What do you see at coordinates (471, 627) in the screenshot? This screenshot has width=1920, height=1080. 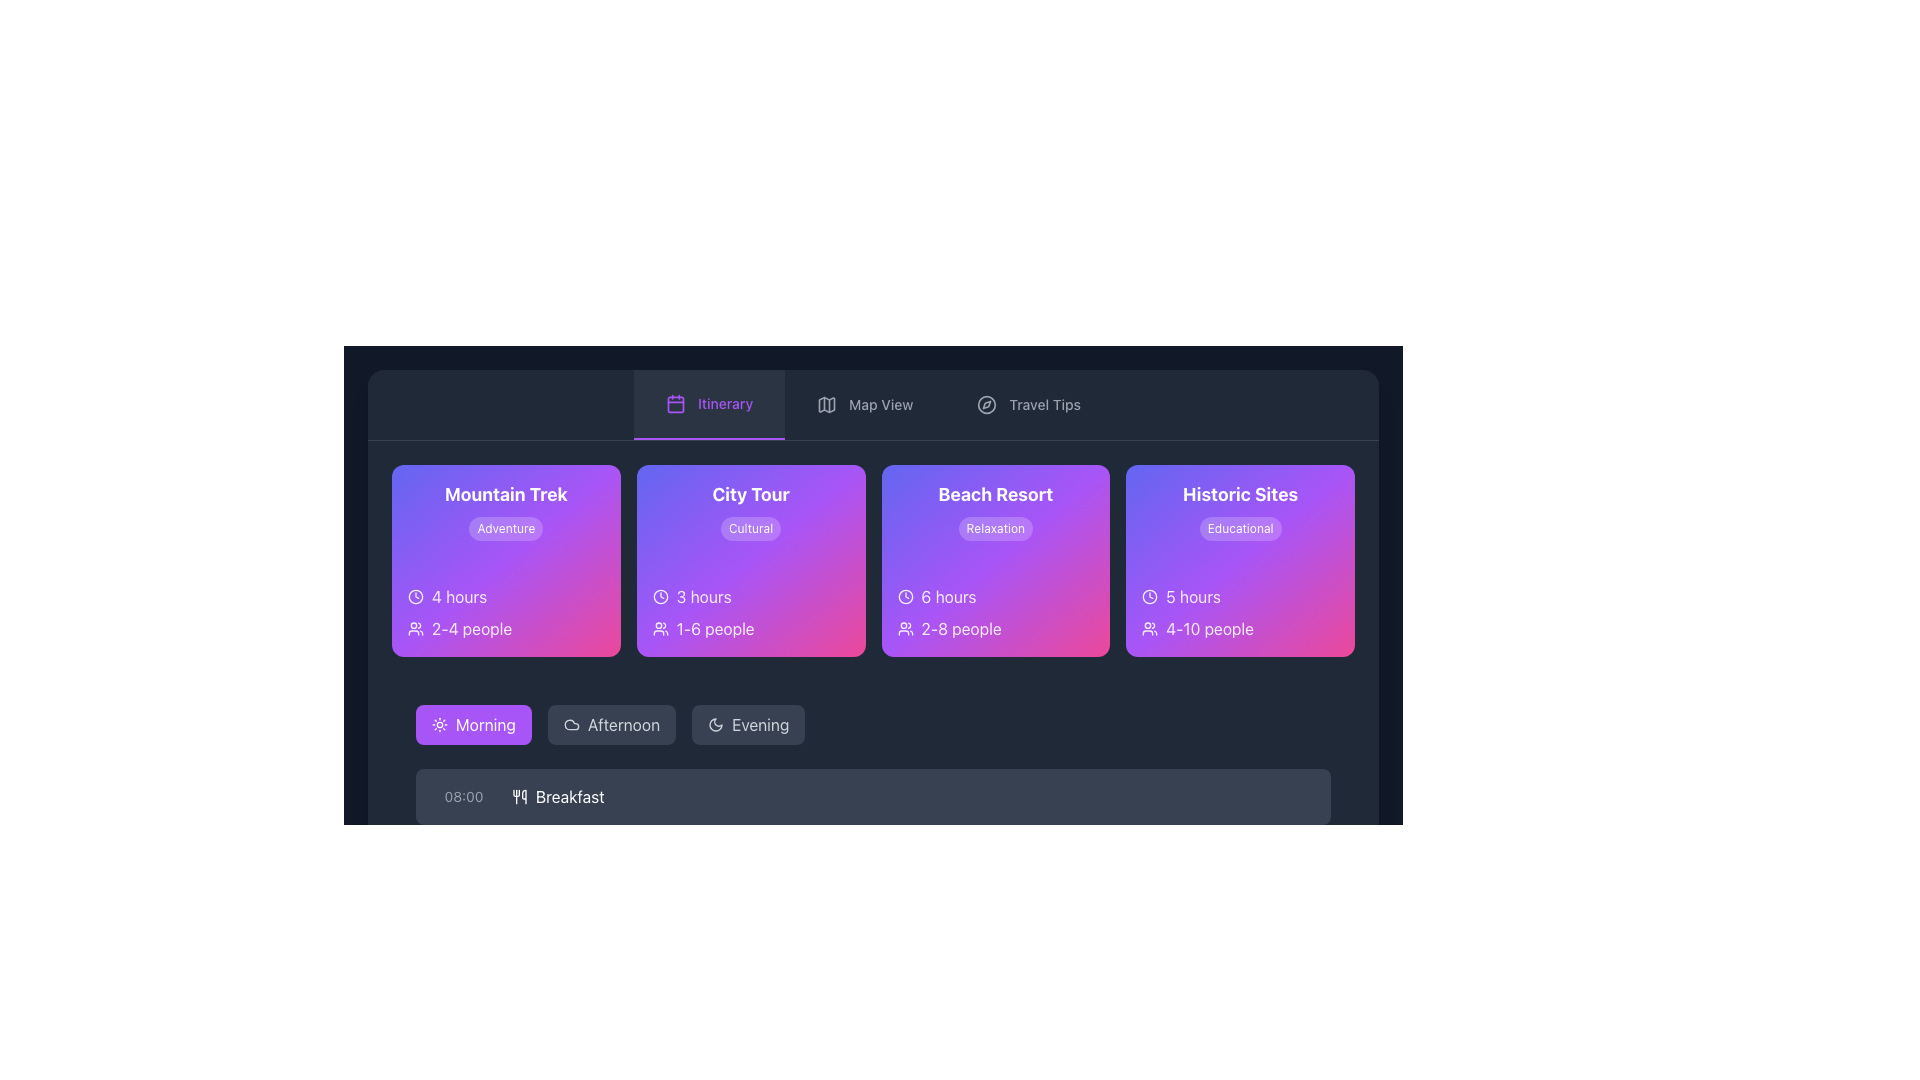 I see `text label displaying '2-4 people' that is styled in white color on a purple gradient background, located at the bottom of the 'Mountain Trek' activity card` at bounding box center [471, 627].